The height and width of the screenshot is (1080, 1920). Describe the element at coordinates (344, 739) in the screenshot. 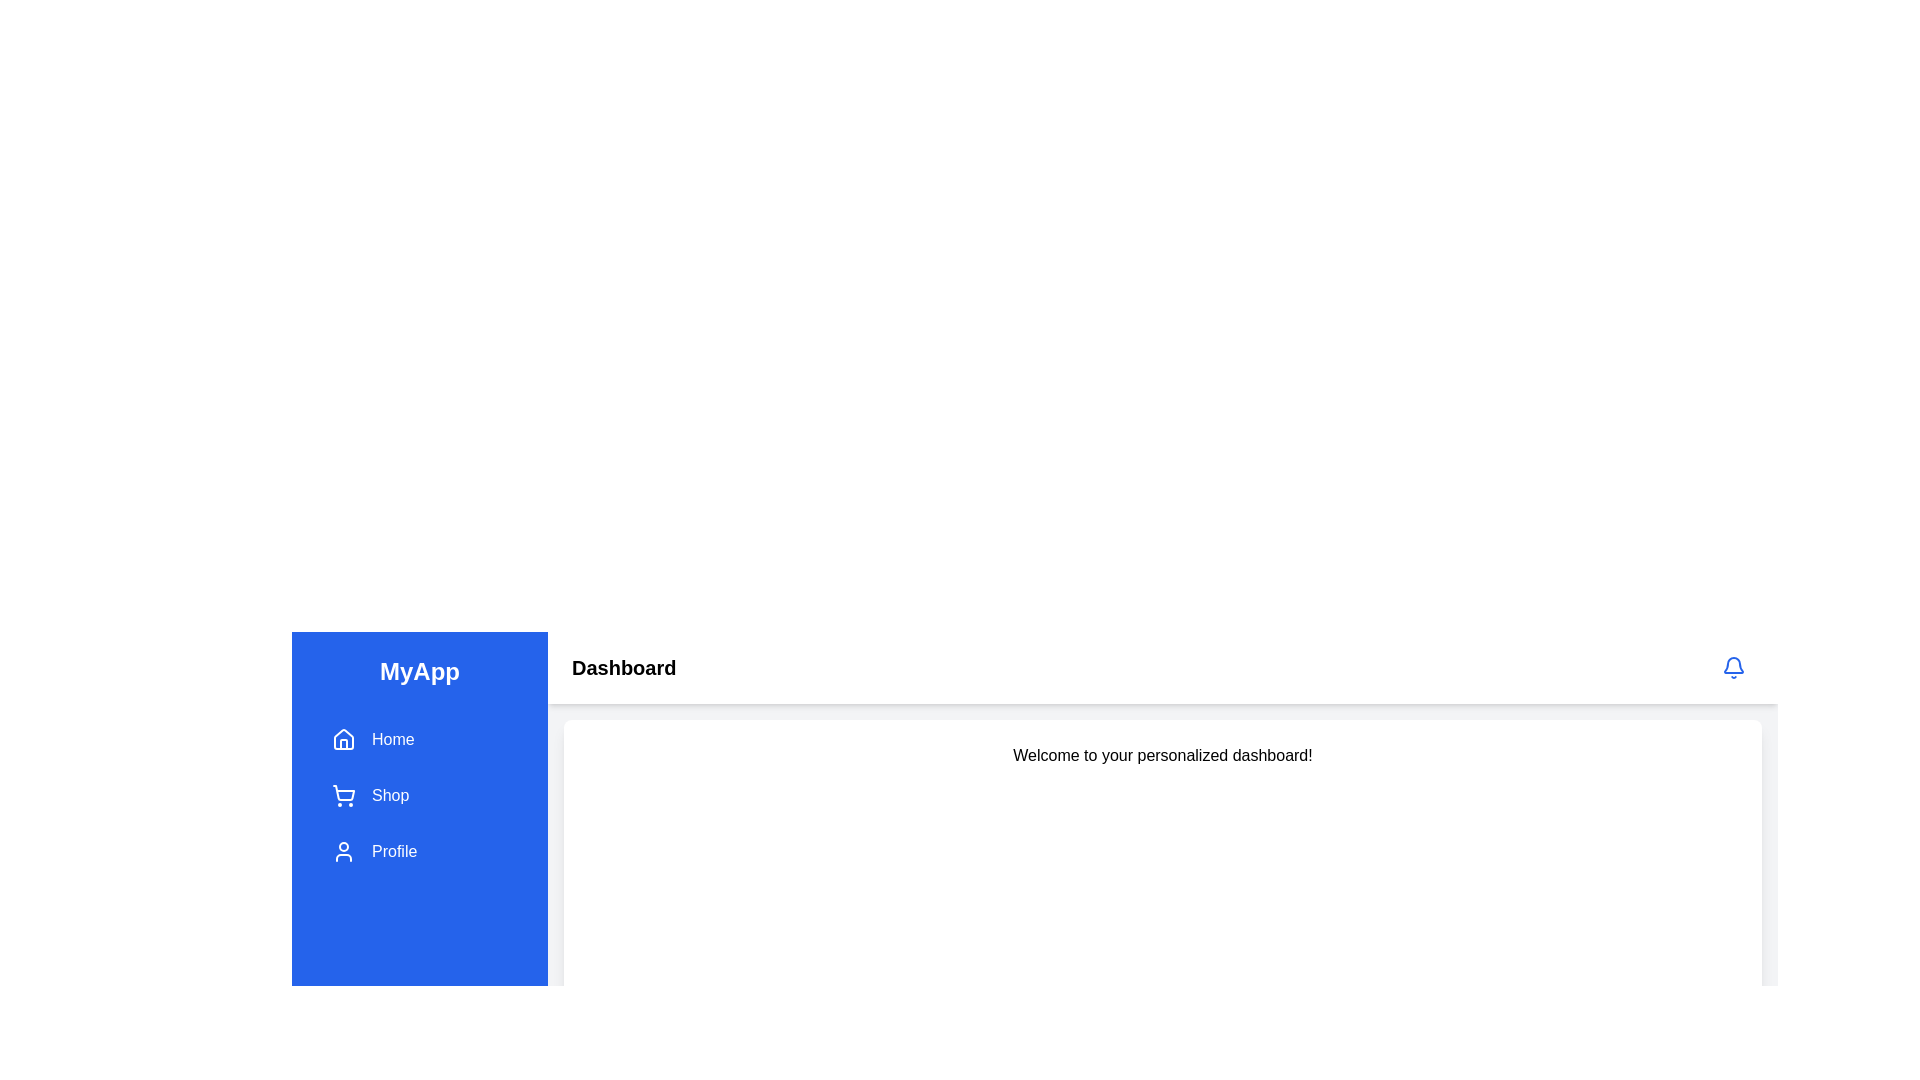

I see `the house icon located in the top section of the vertical blue navigation panel, which is directly to the left of the 'Home' text label` at that location.